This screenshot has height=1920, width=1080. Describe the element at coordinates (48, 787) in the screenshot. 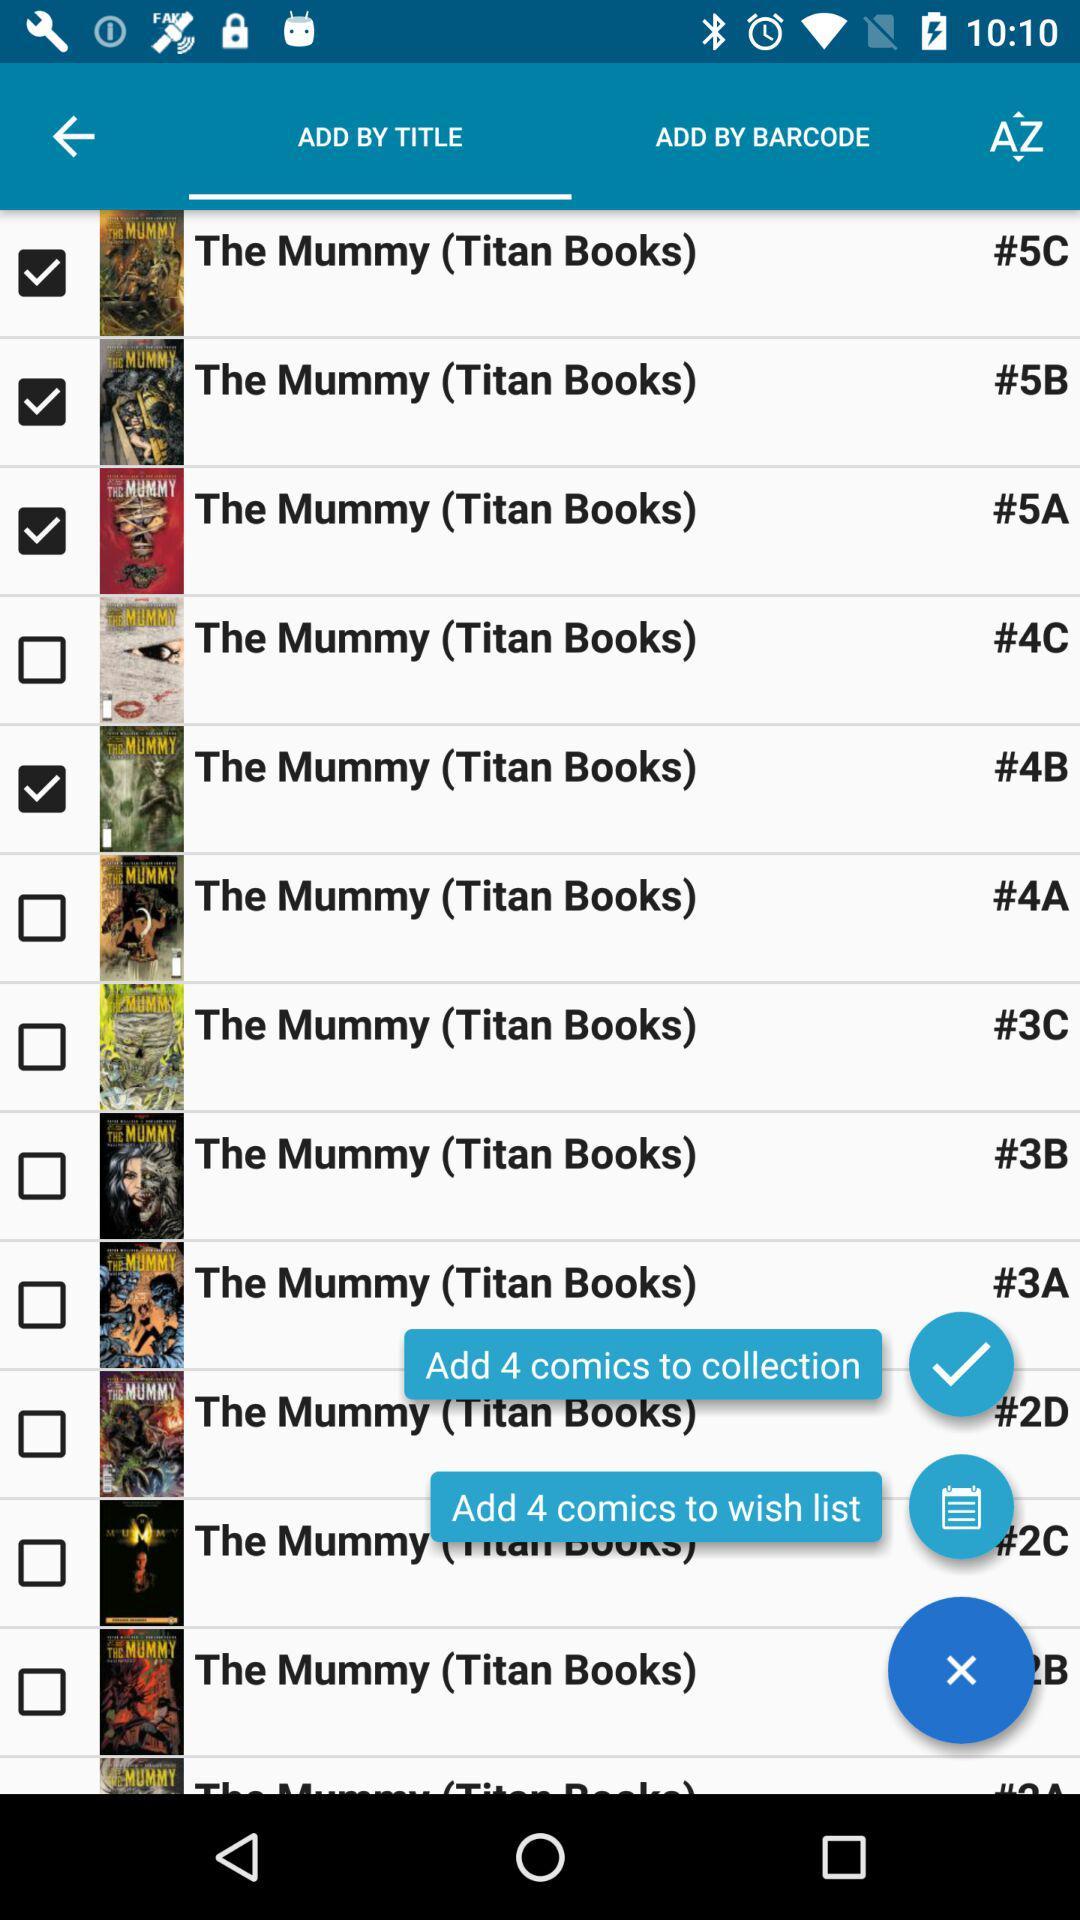

I see `selection choice` at that location.